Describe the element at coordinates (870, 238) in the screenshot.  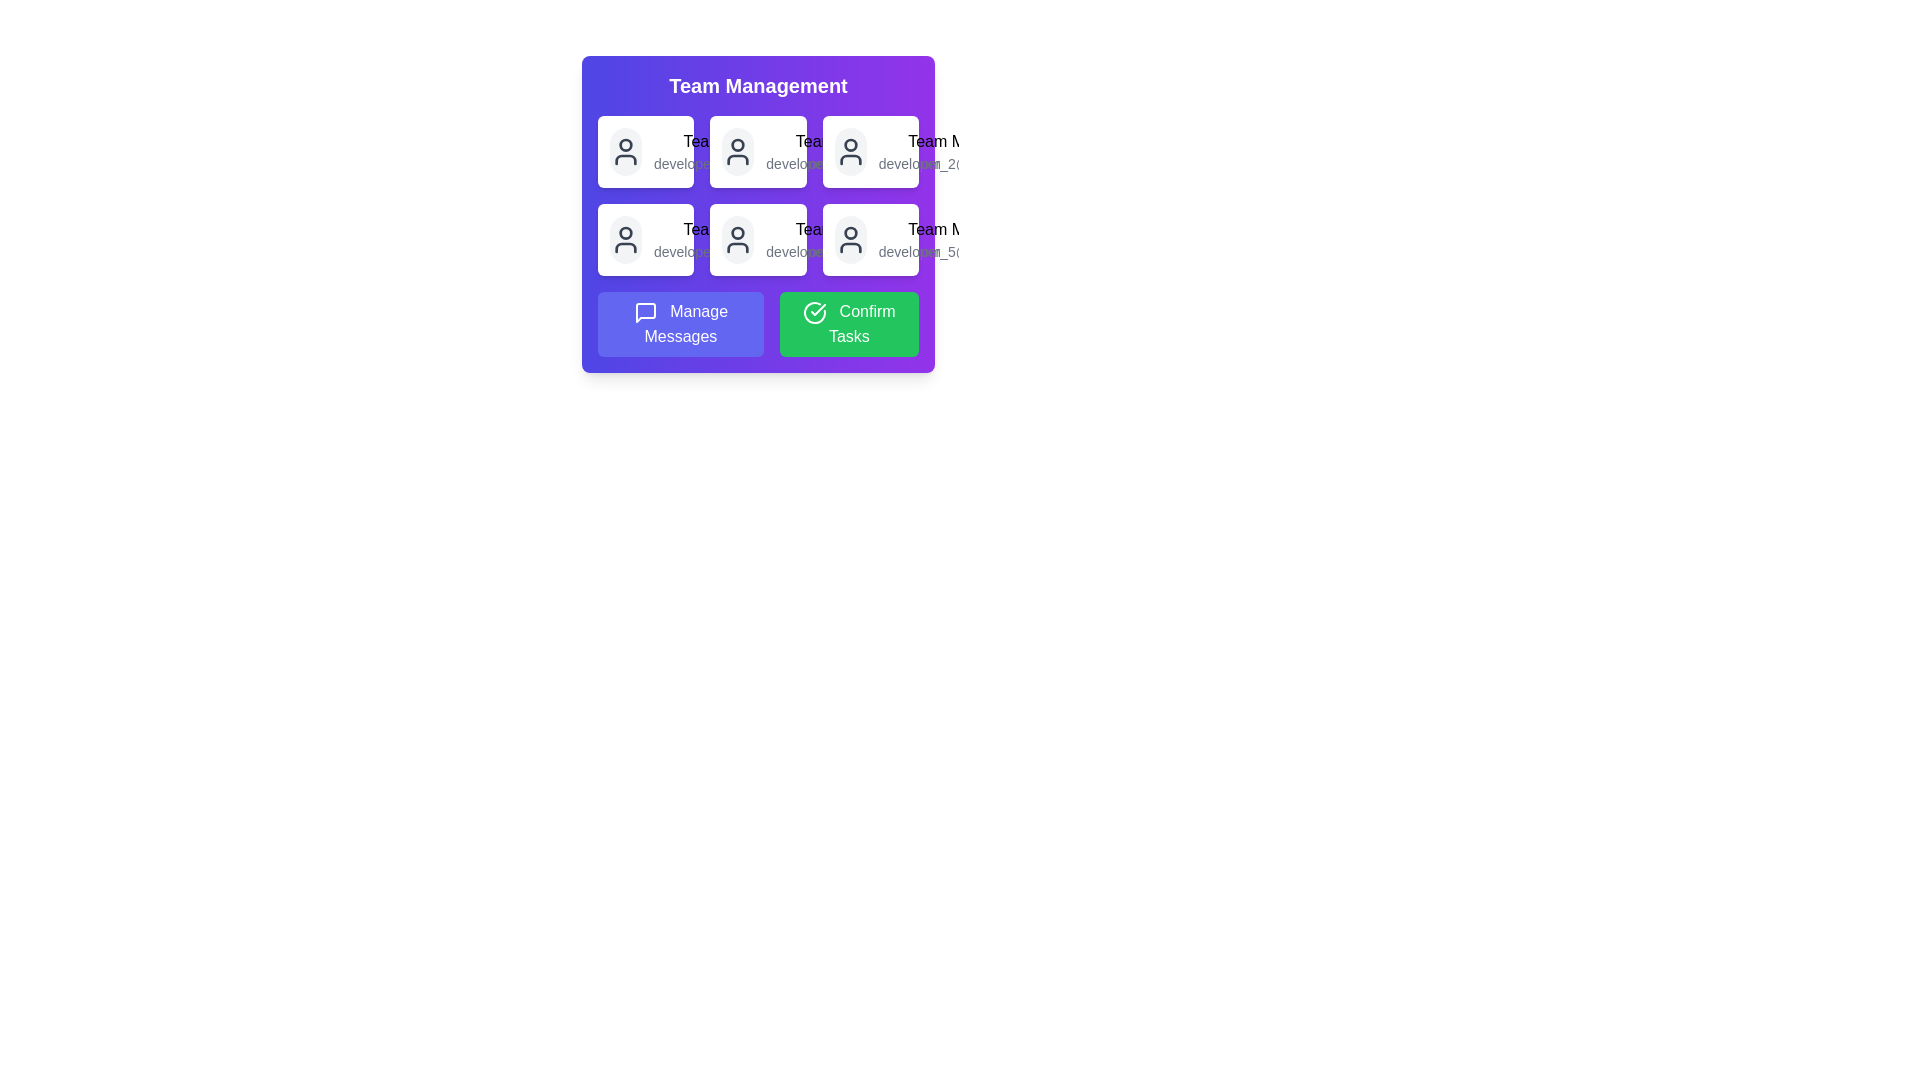
I see `the Card component representing a team member entry, displaying their name and email, located on the right side of the second row in a 3x2 grid layout within the 'Team Management' panel` at that location.